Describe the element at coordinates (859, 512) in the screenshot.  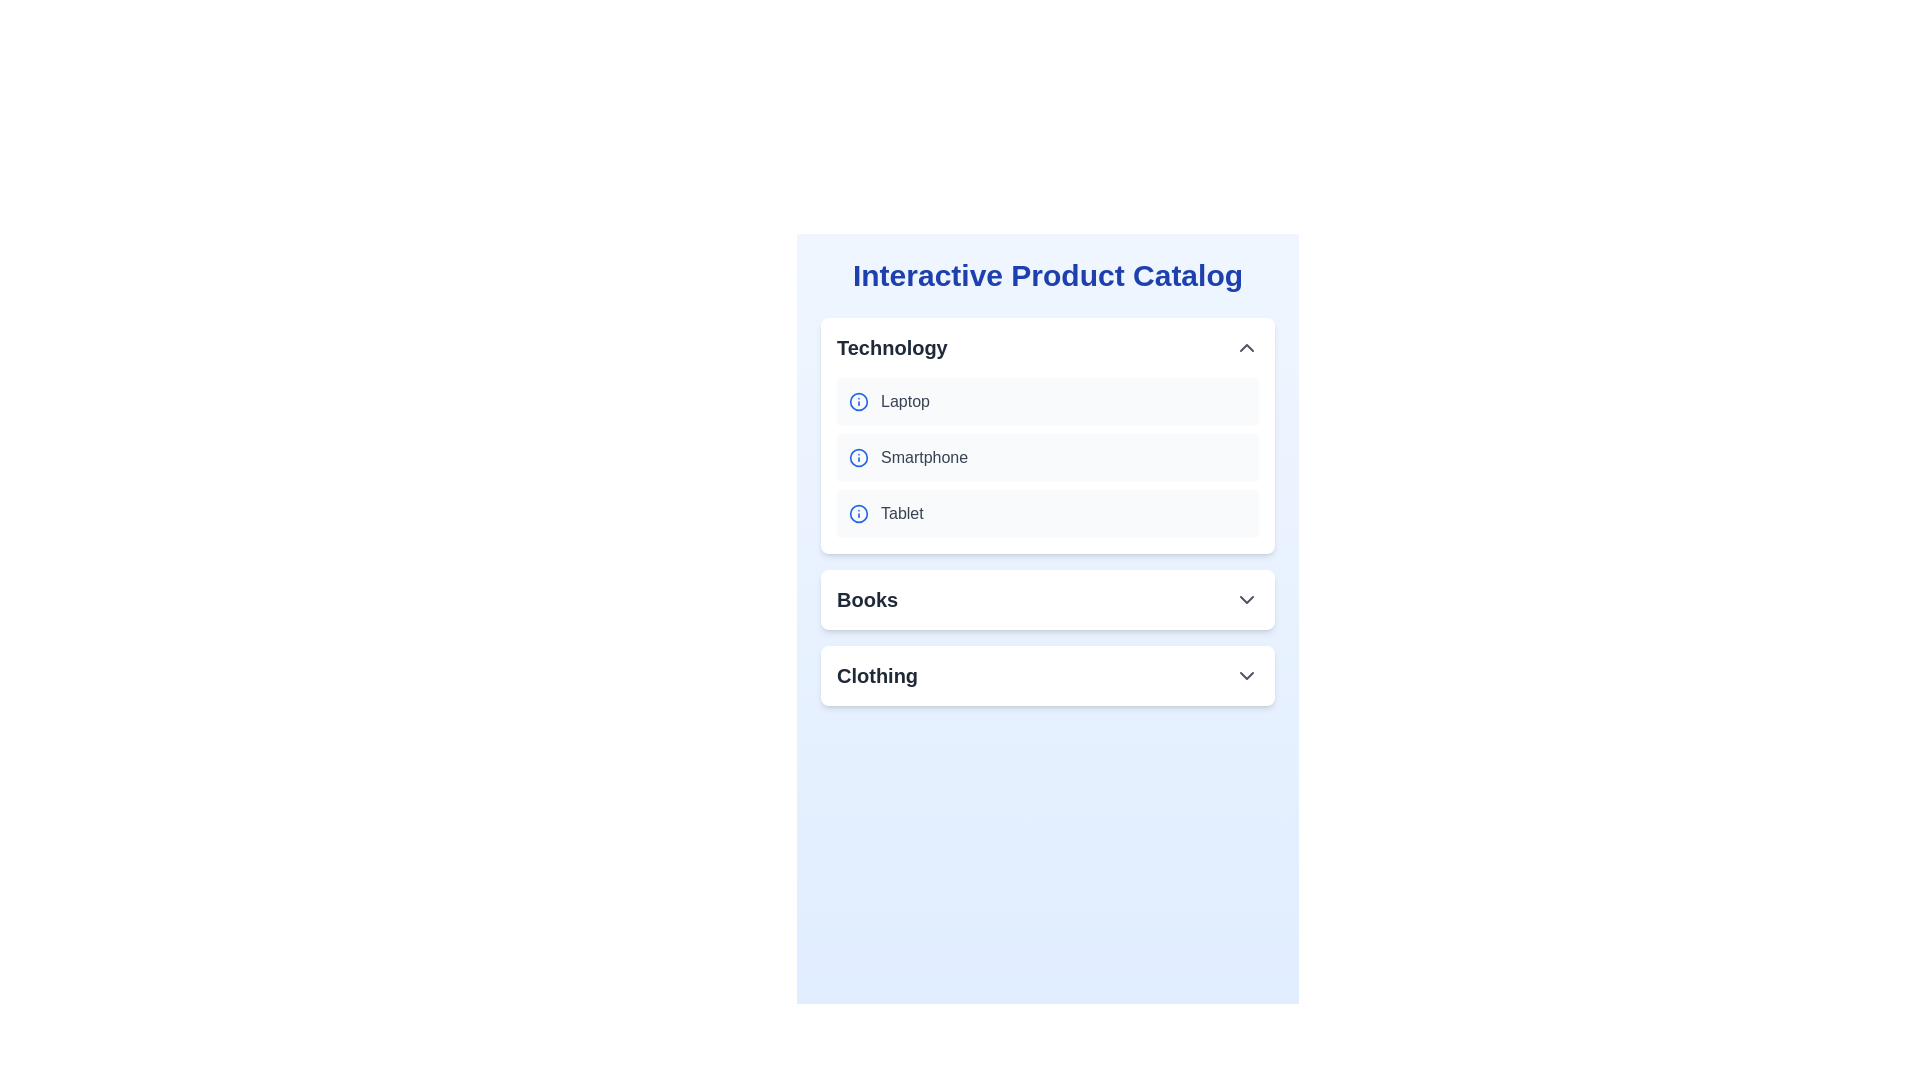
I see `the icon that visually emphasizes the 'Tablet' text label, located in the 'Technology' section` at that location.